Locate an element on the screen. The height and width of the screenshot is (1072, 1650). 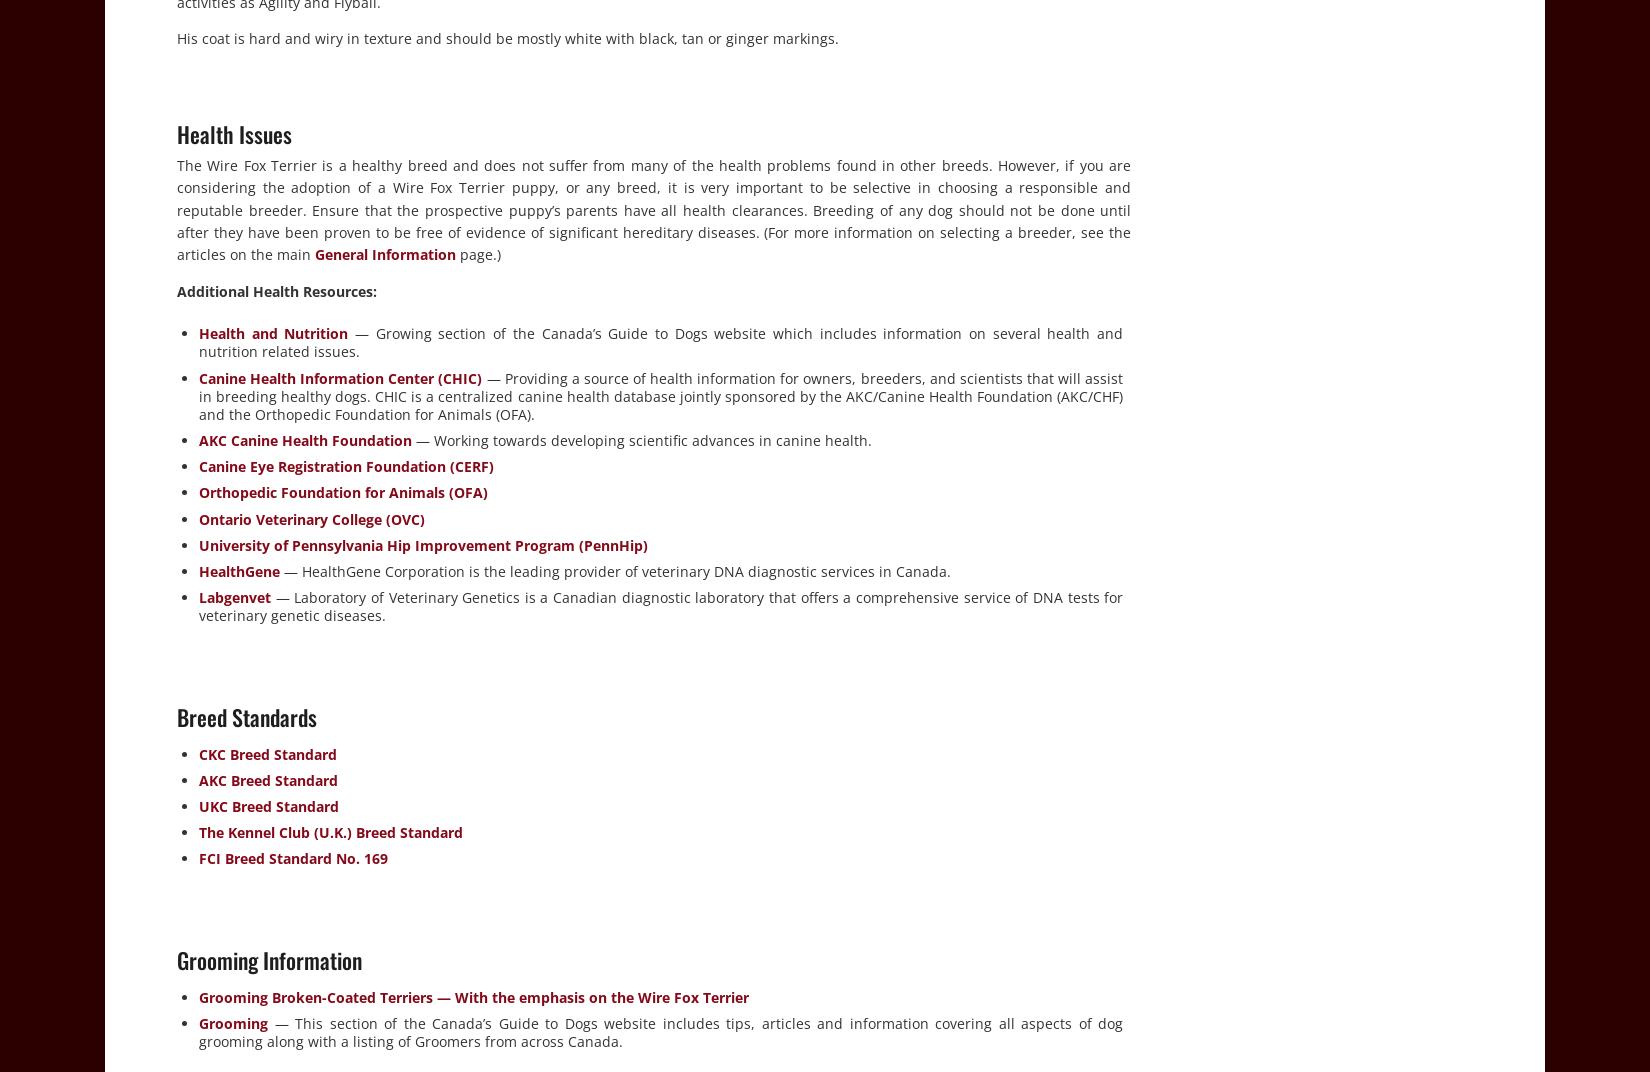
'General Information' is located at coordinates (385, 254).